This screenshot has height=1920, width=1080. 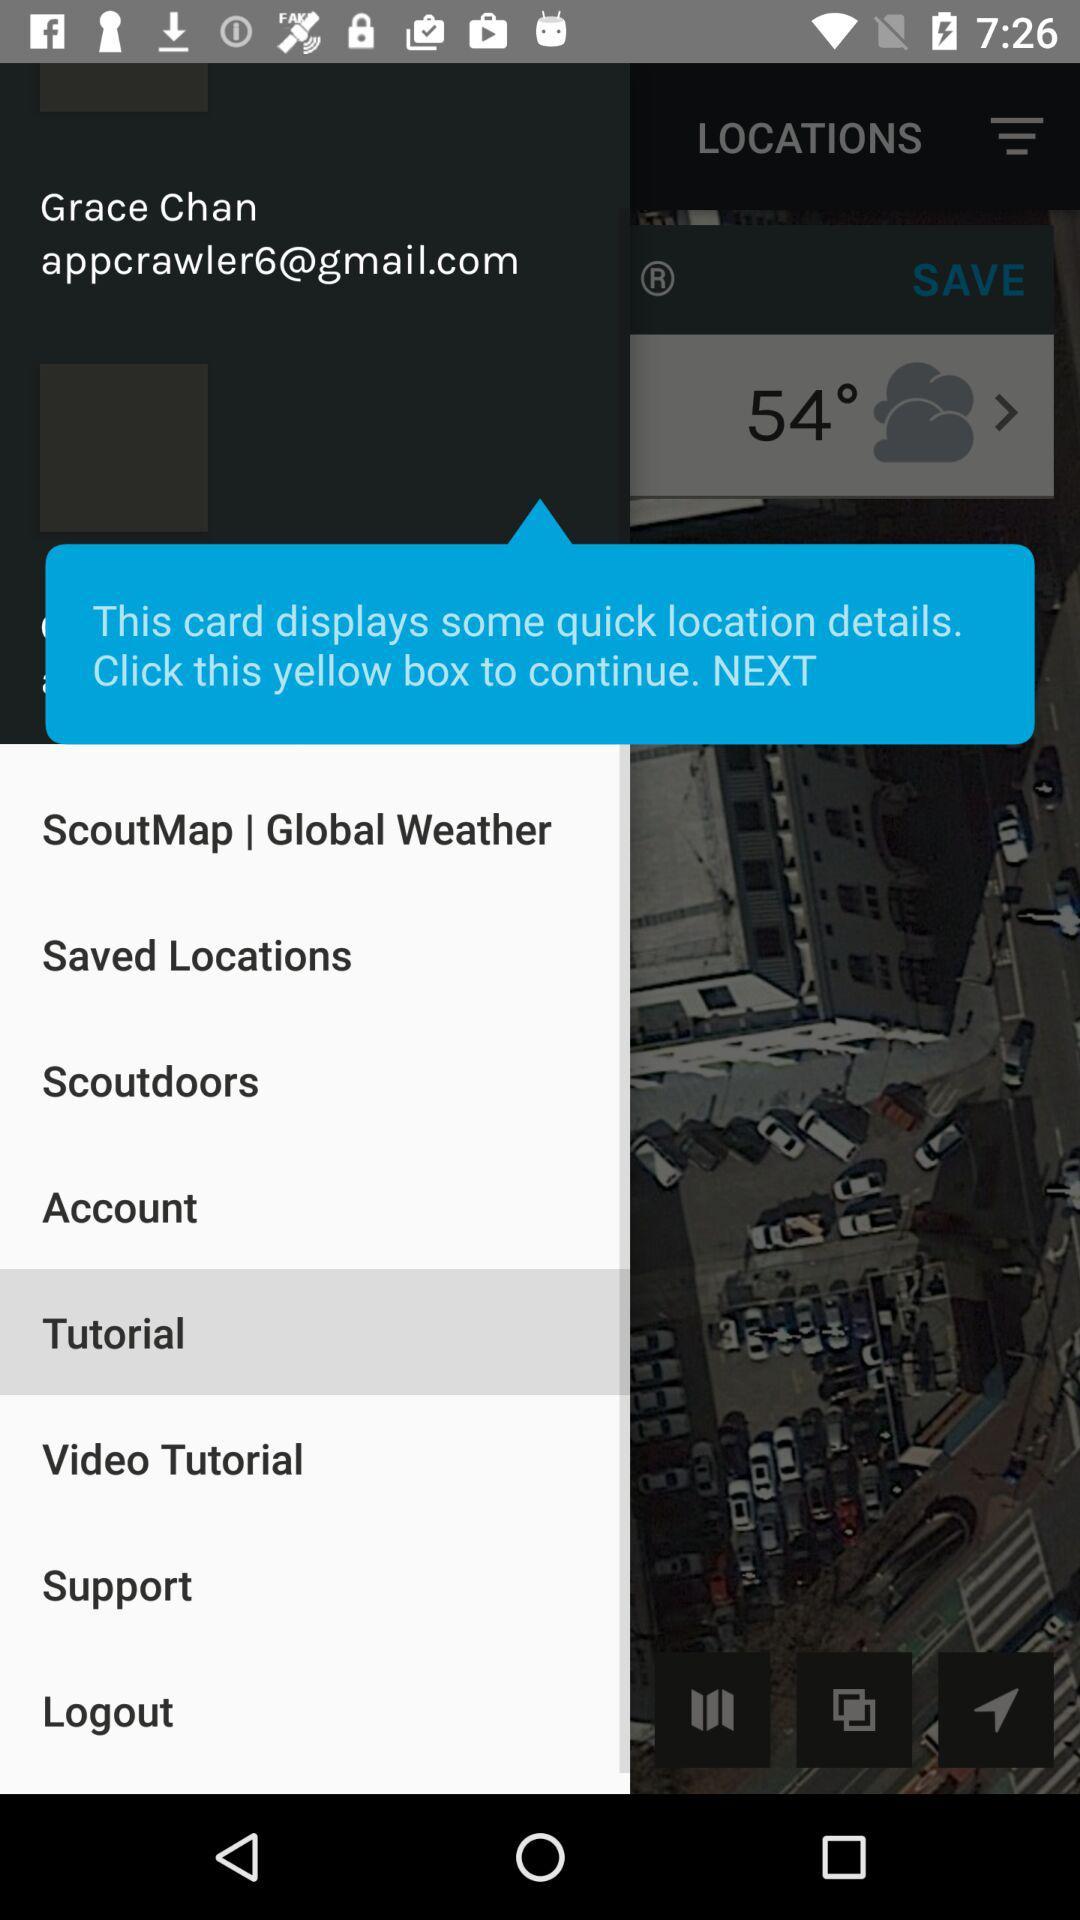 What do you see at coordinates (854, 1708) in the screenshot?
I see `the copy icon` at bounding box center [854, 1708].